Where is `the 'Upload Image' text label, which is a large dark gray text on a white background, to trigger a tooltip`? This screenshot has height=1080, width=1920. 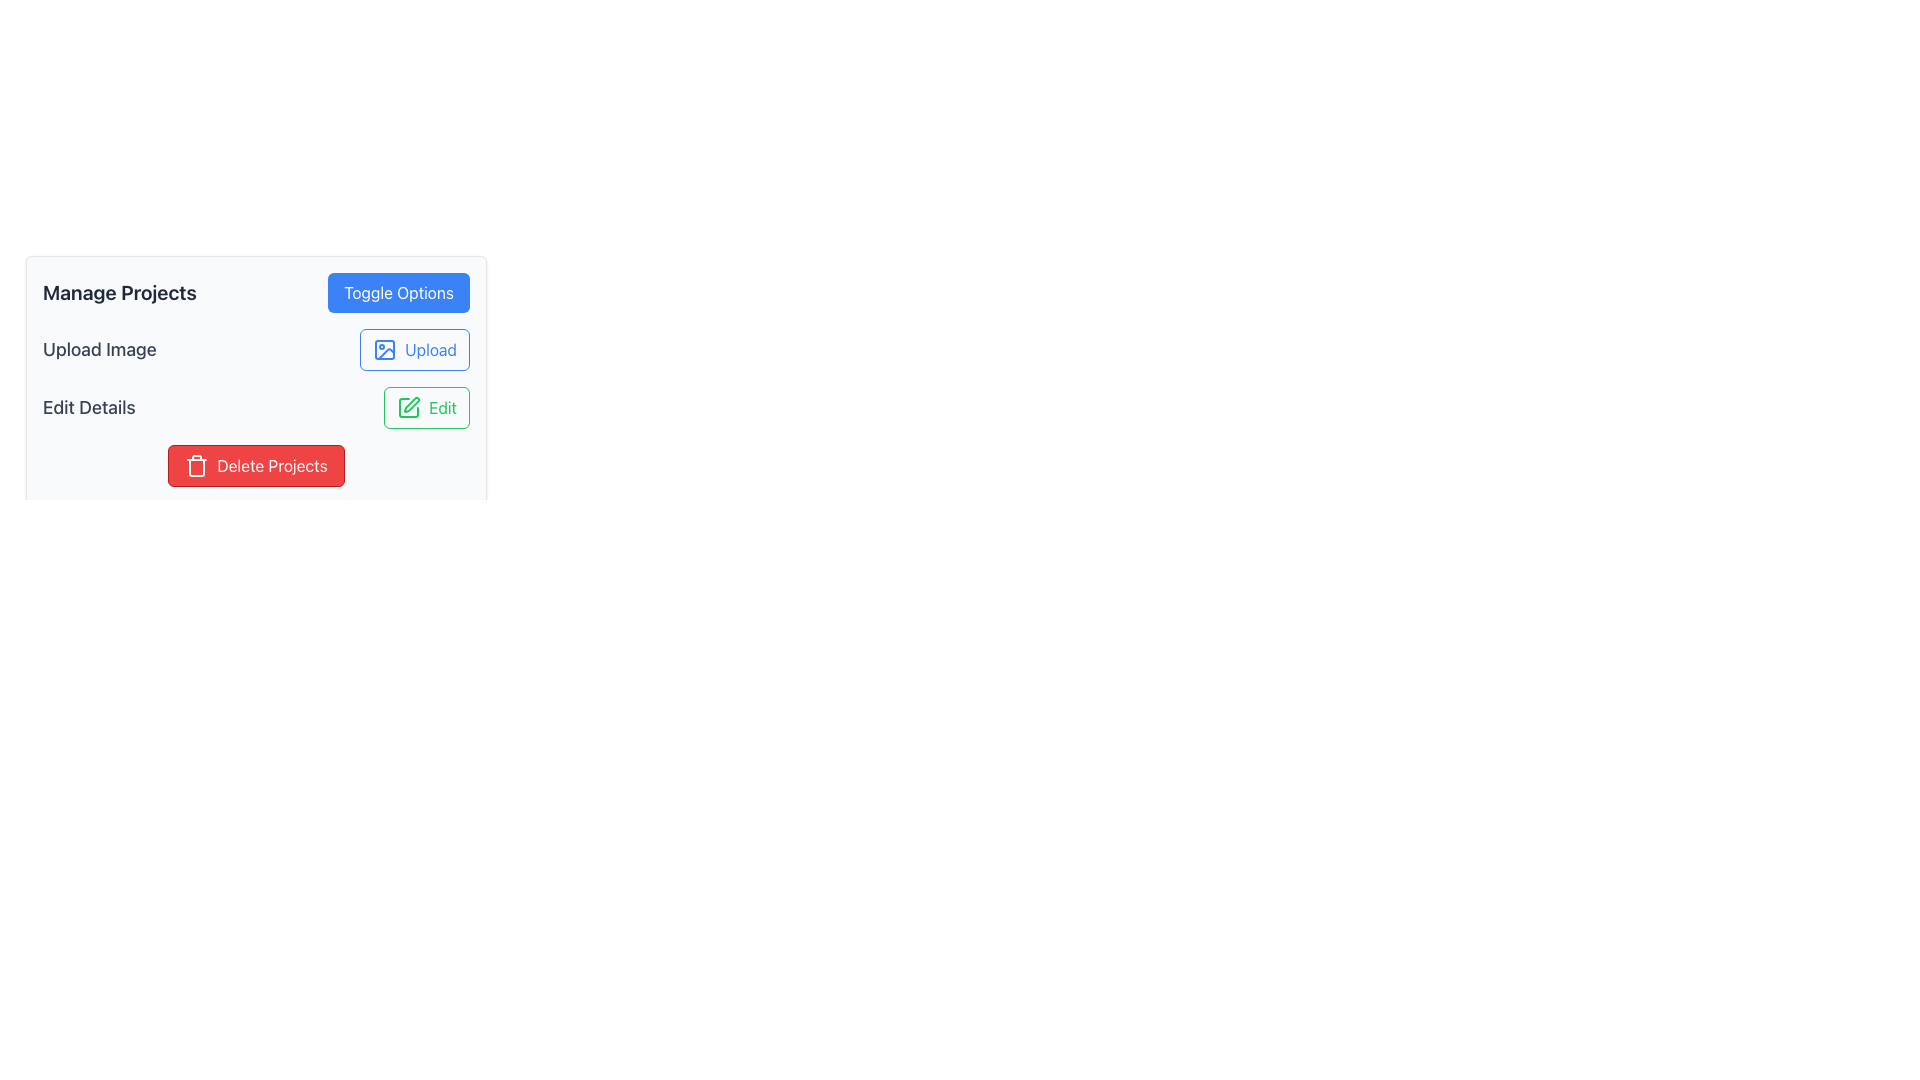
the 'Upload Image' text label, which is a large dark gray text on a white background, to trigger a tooltip is located at coordinates (98, 349).